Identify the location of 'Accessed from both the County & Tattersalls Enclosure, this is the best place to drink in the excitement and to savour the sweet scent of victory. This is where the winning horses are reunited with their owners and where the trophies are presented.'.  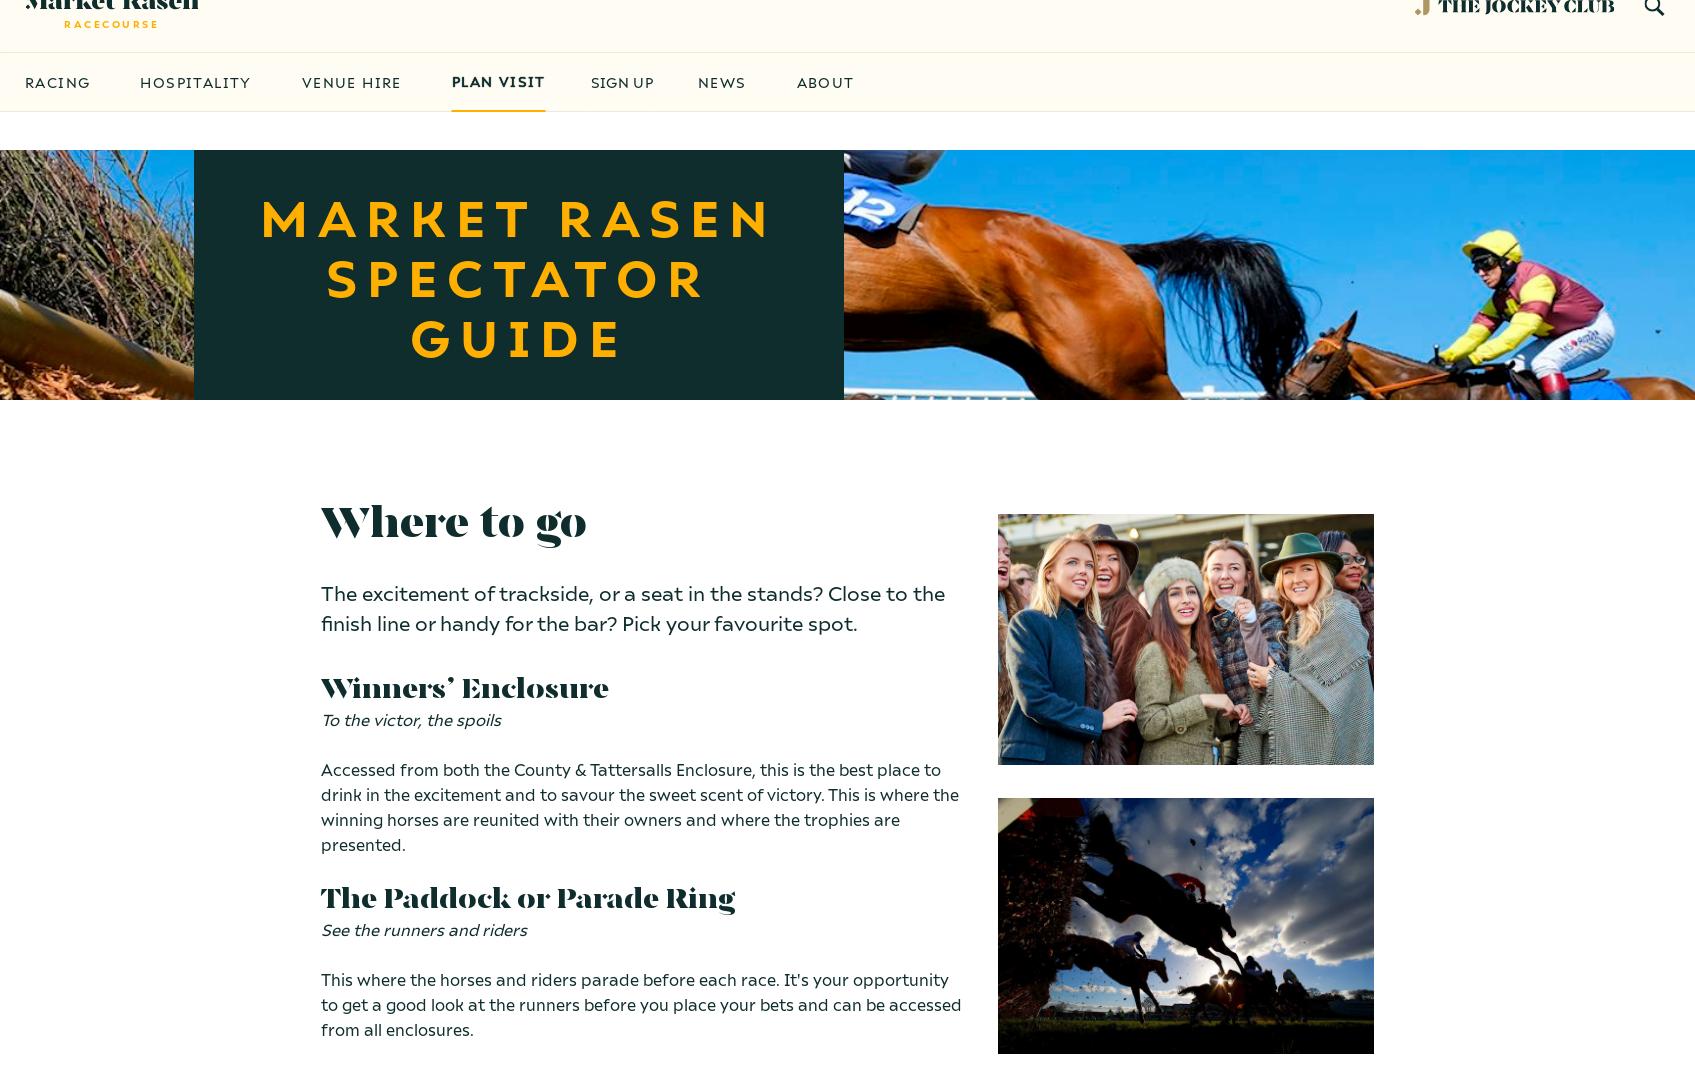
(638, 805).